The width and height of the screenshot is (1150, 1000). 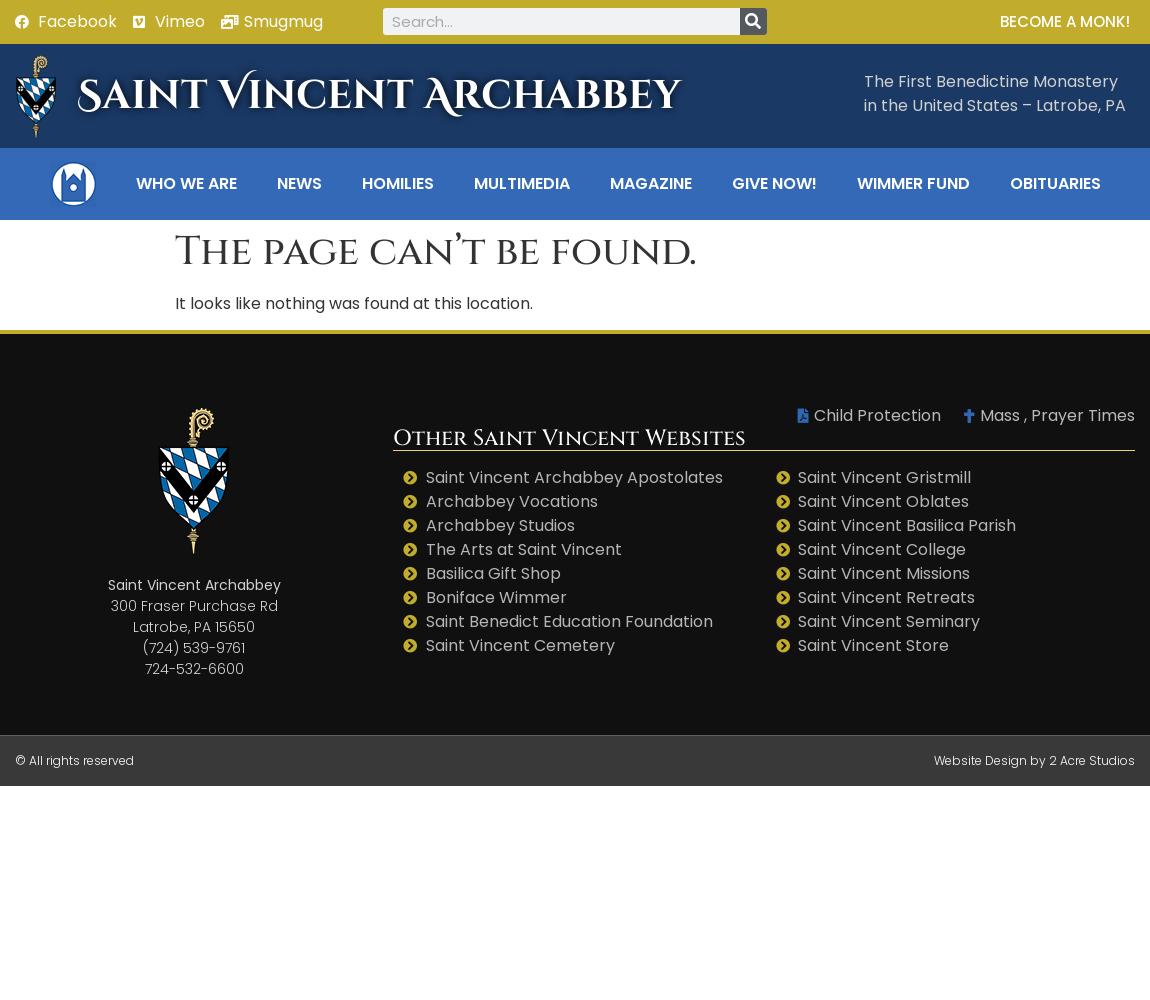 What do you see at coordinates (523, 549) in the screenshot?
I see `'The Arts at Saint Vincent'` at bounding box center [523, 549].